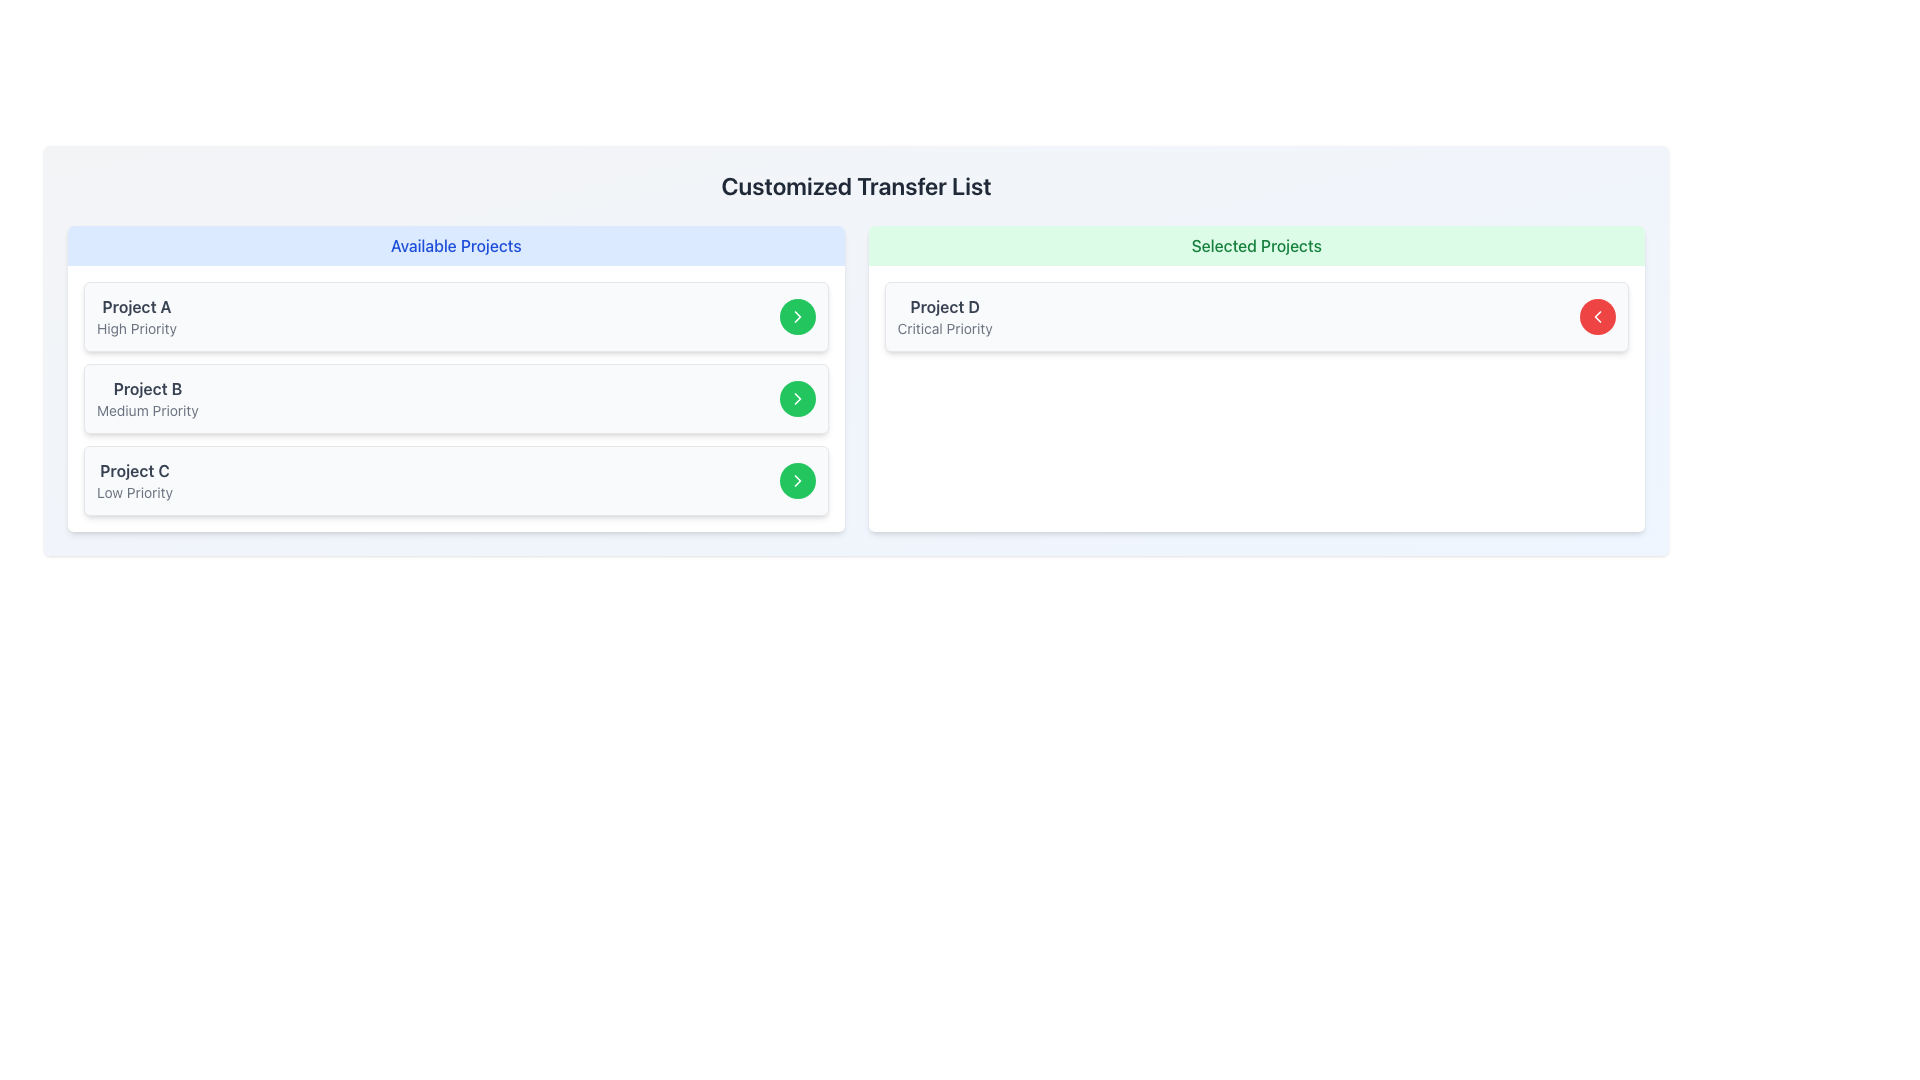  Describe the element at coordinates (796, 398) in the screenshot. I see `the right-pointing chevron arrow icon within the green circular button located to the right of the 'Project B' list item in the 'Available Projects' column` at that location.